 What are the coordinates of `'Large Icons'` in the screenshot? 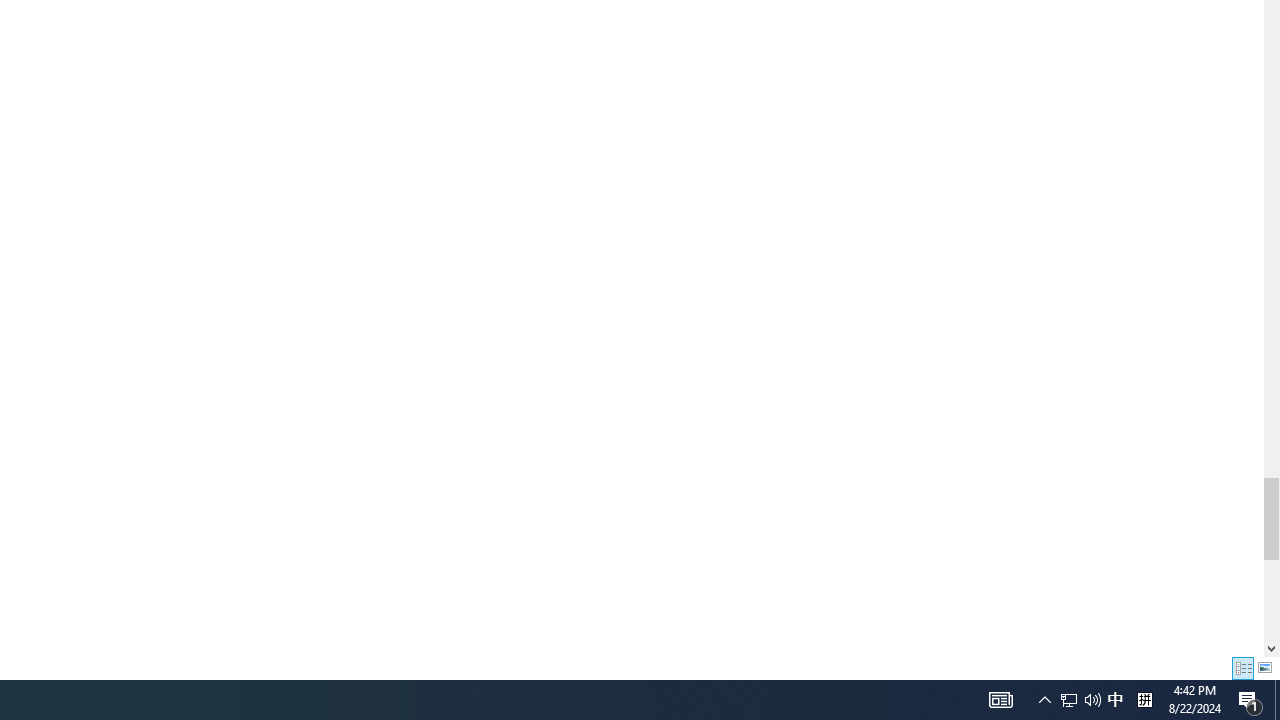 It's located at (1264, 668).